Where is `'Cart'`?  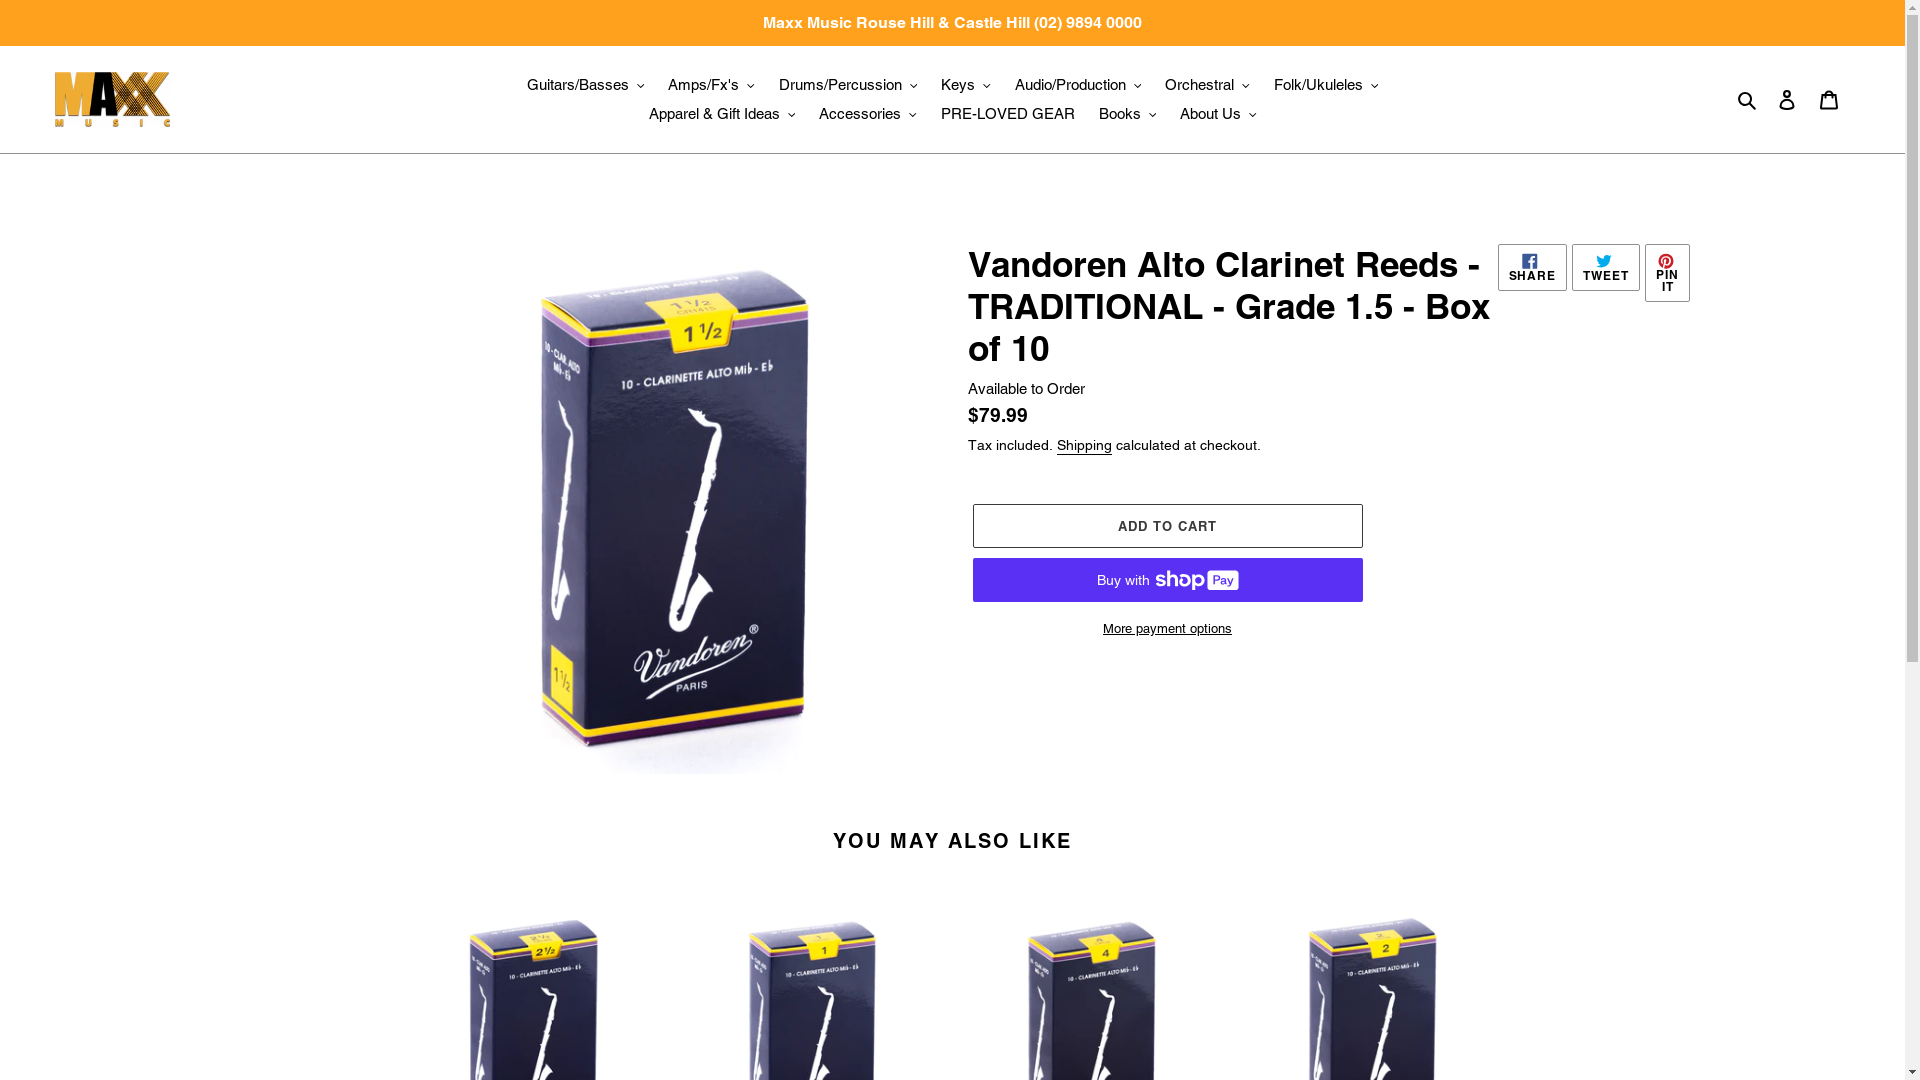 'Cart' is located at coordinates (1828, 99).